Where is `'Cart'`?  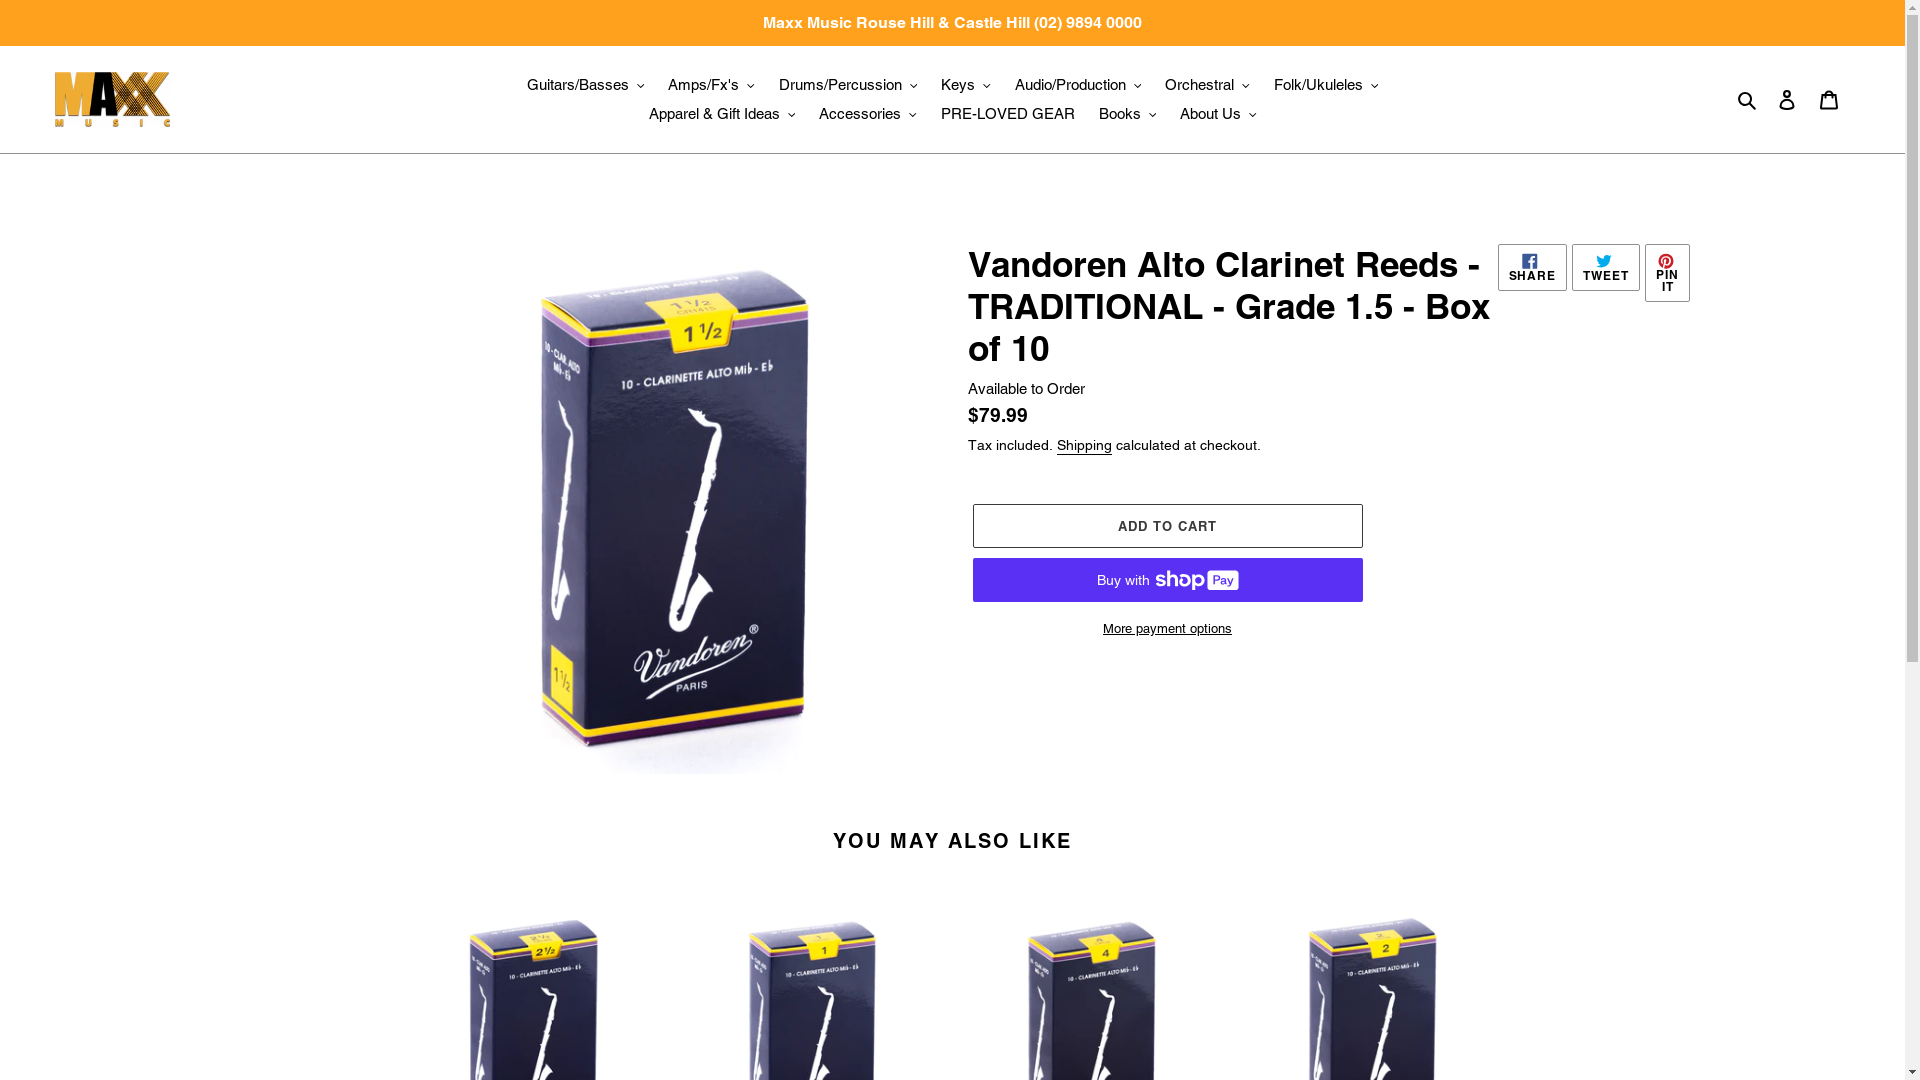 'Cart' is located at coordinates (1828, 99).